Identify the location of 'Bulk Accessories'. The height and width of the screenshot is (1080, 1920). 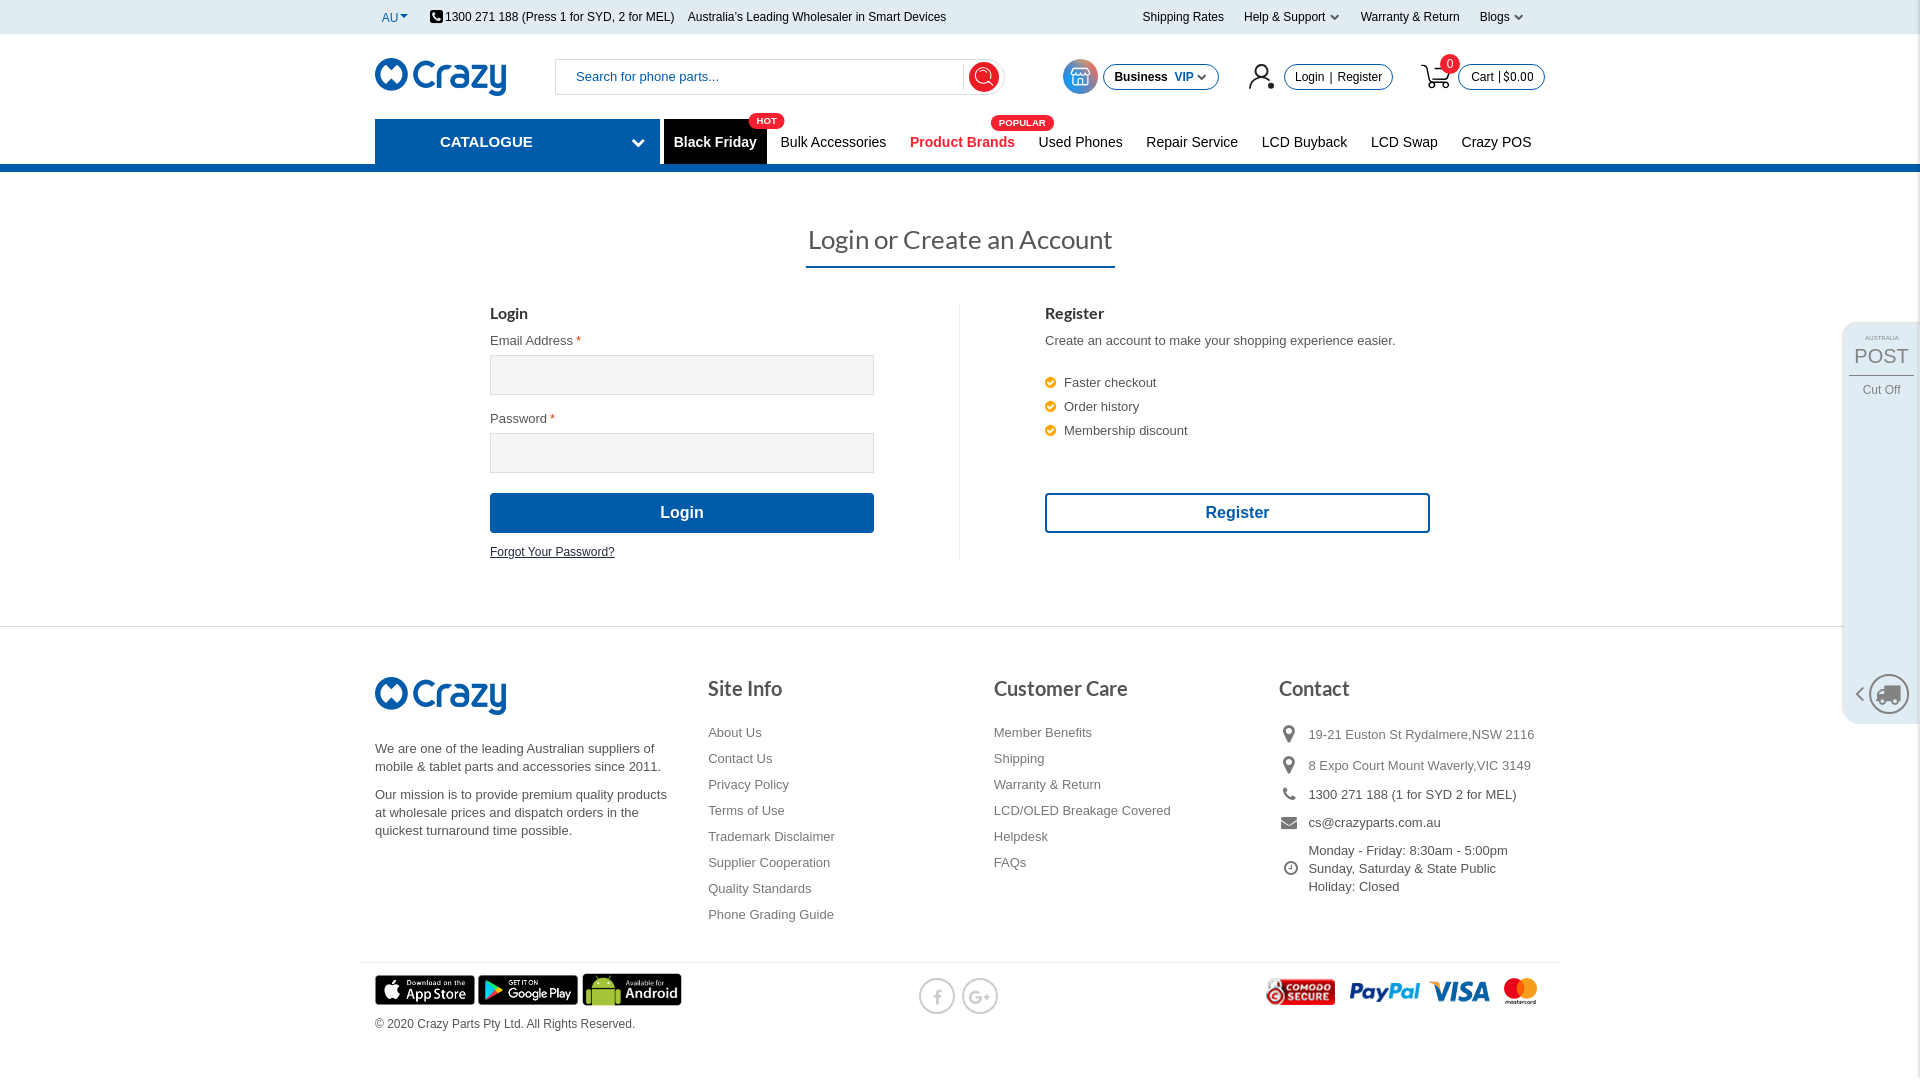
(834, 141).